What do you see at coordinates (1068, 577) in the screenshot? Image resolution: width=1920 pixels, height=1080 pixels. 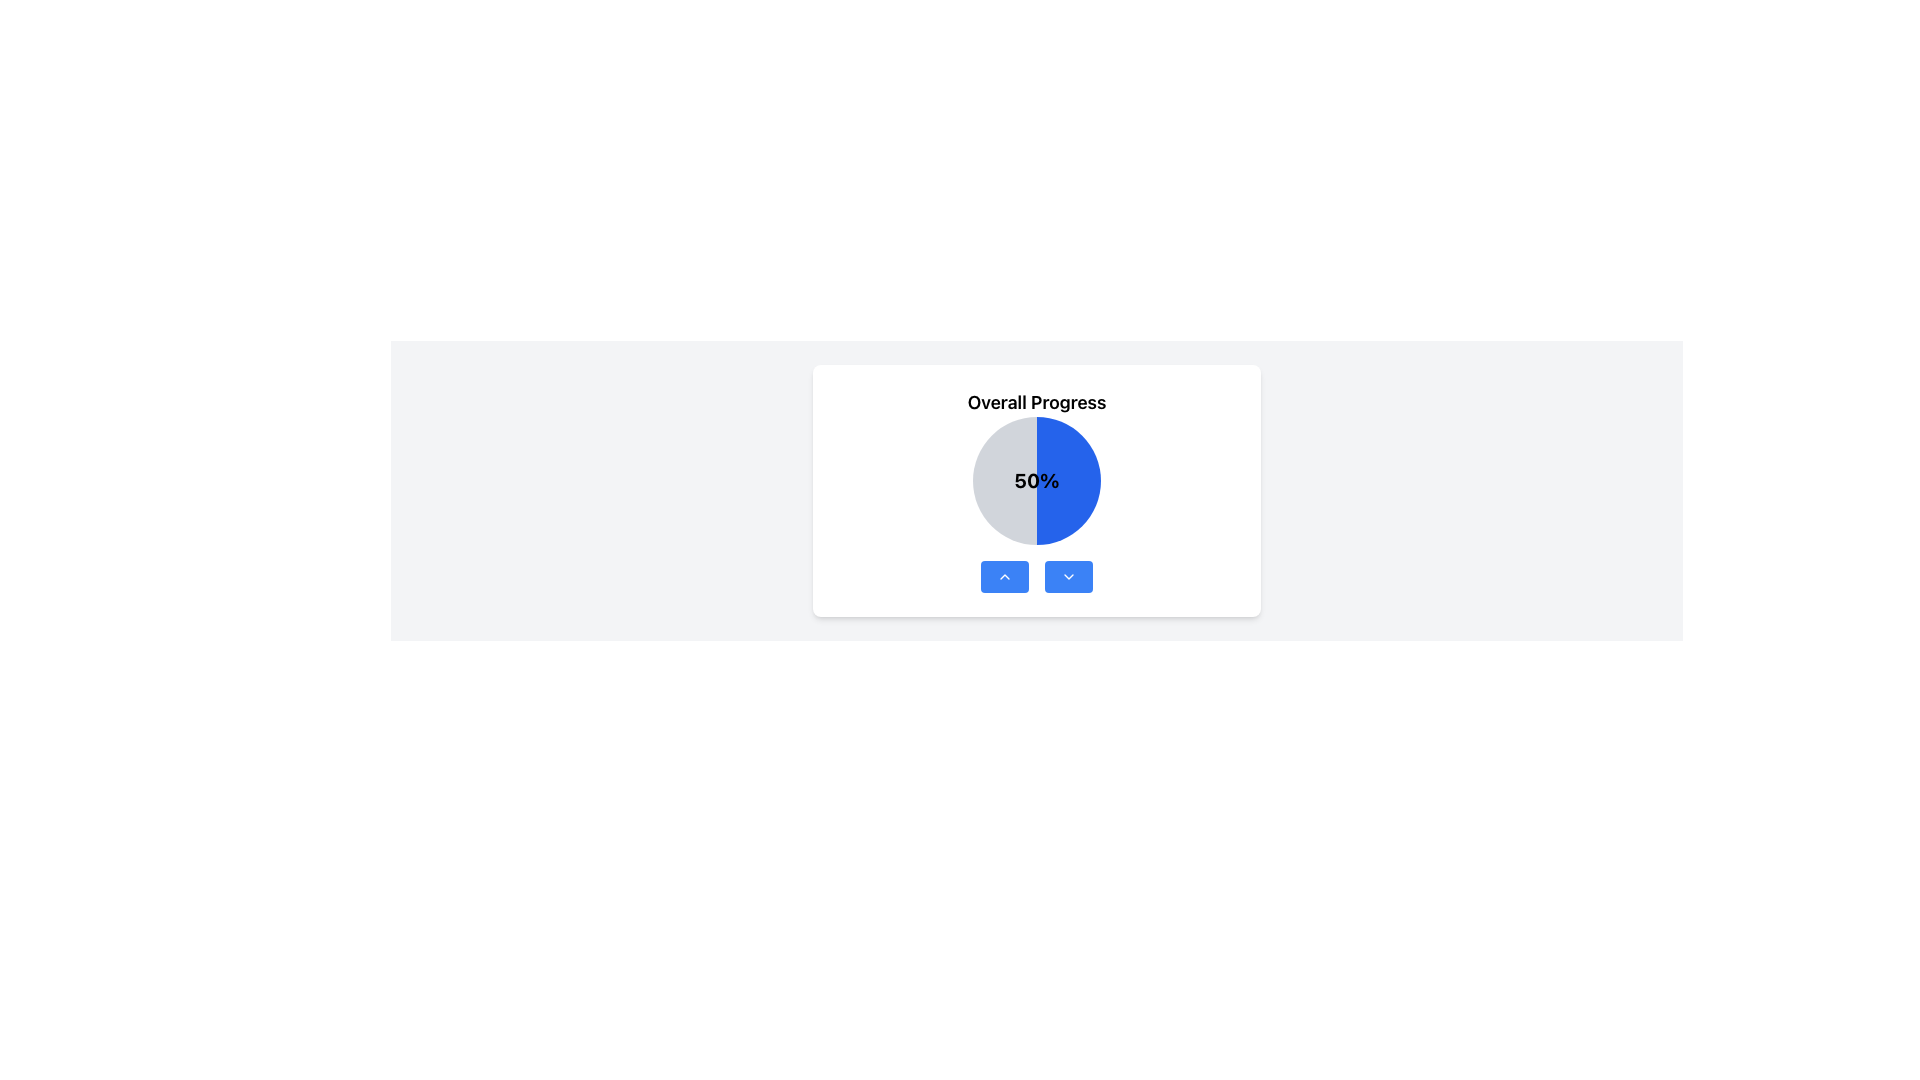 I see `the blue rectangular button with a down-pointing chevron icon` at bounding box center [1068, 577].